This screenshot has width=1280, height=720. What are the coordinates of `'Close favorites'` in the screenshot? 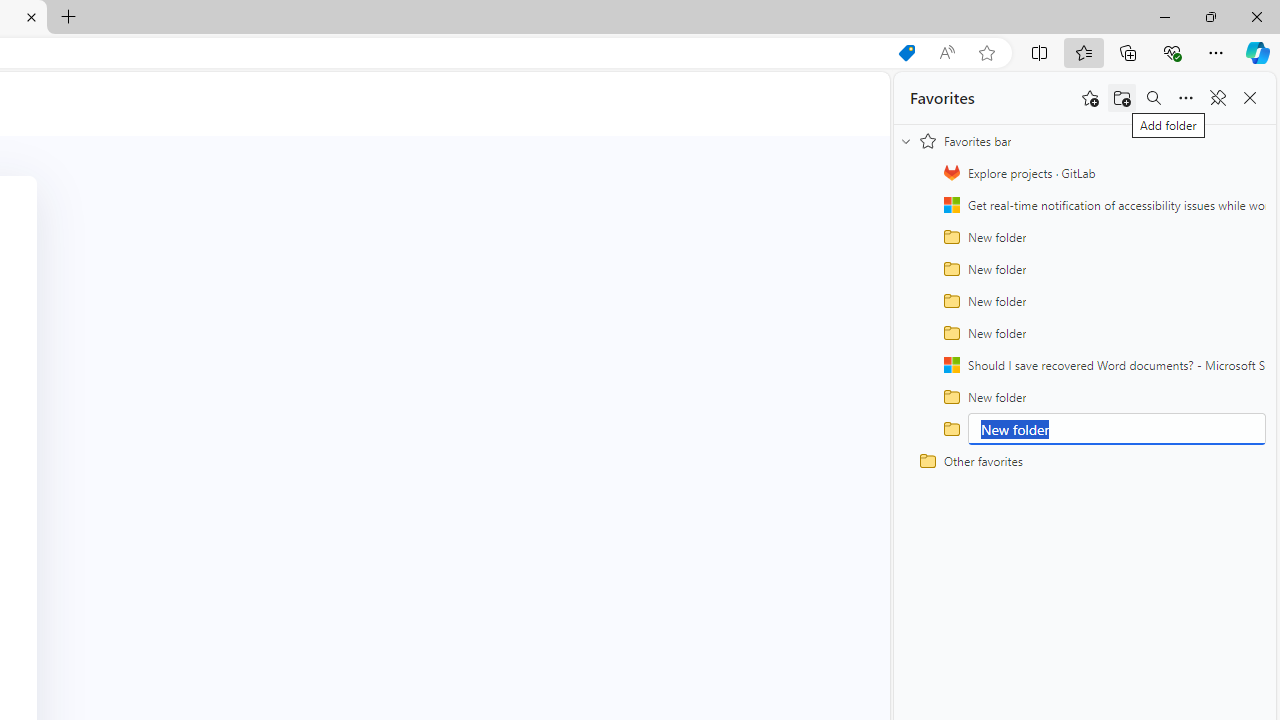 It's located at (1249, 98).